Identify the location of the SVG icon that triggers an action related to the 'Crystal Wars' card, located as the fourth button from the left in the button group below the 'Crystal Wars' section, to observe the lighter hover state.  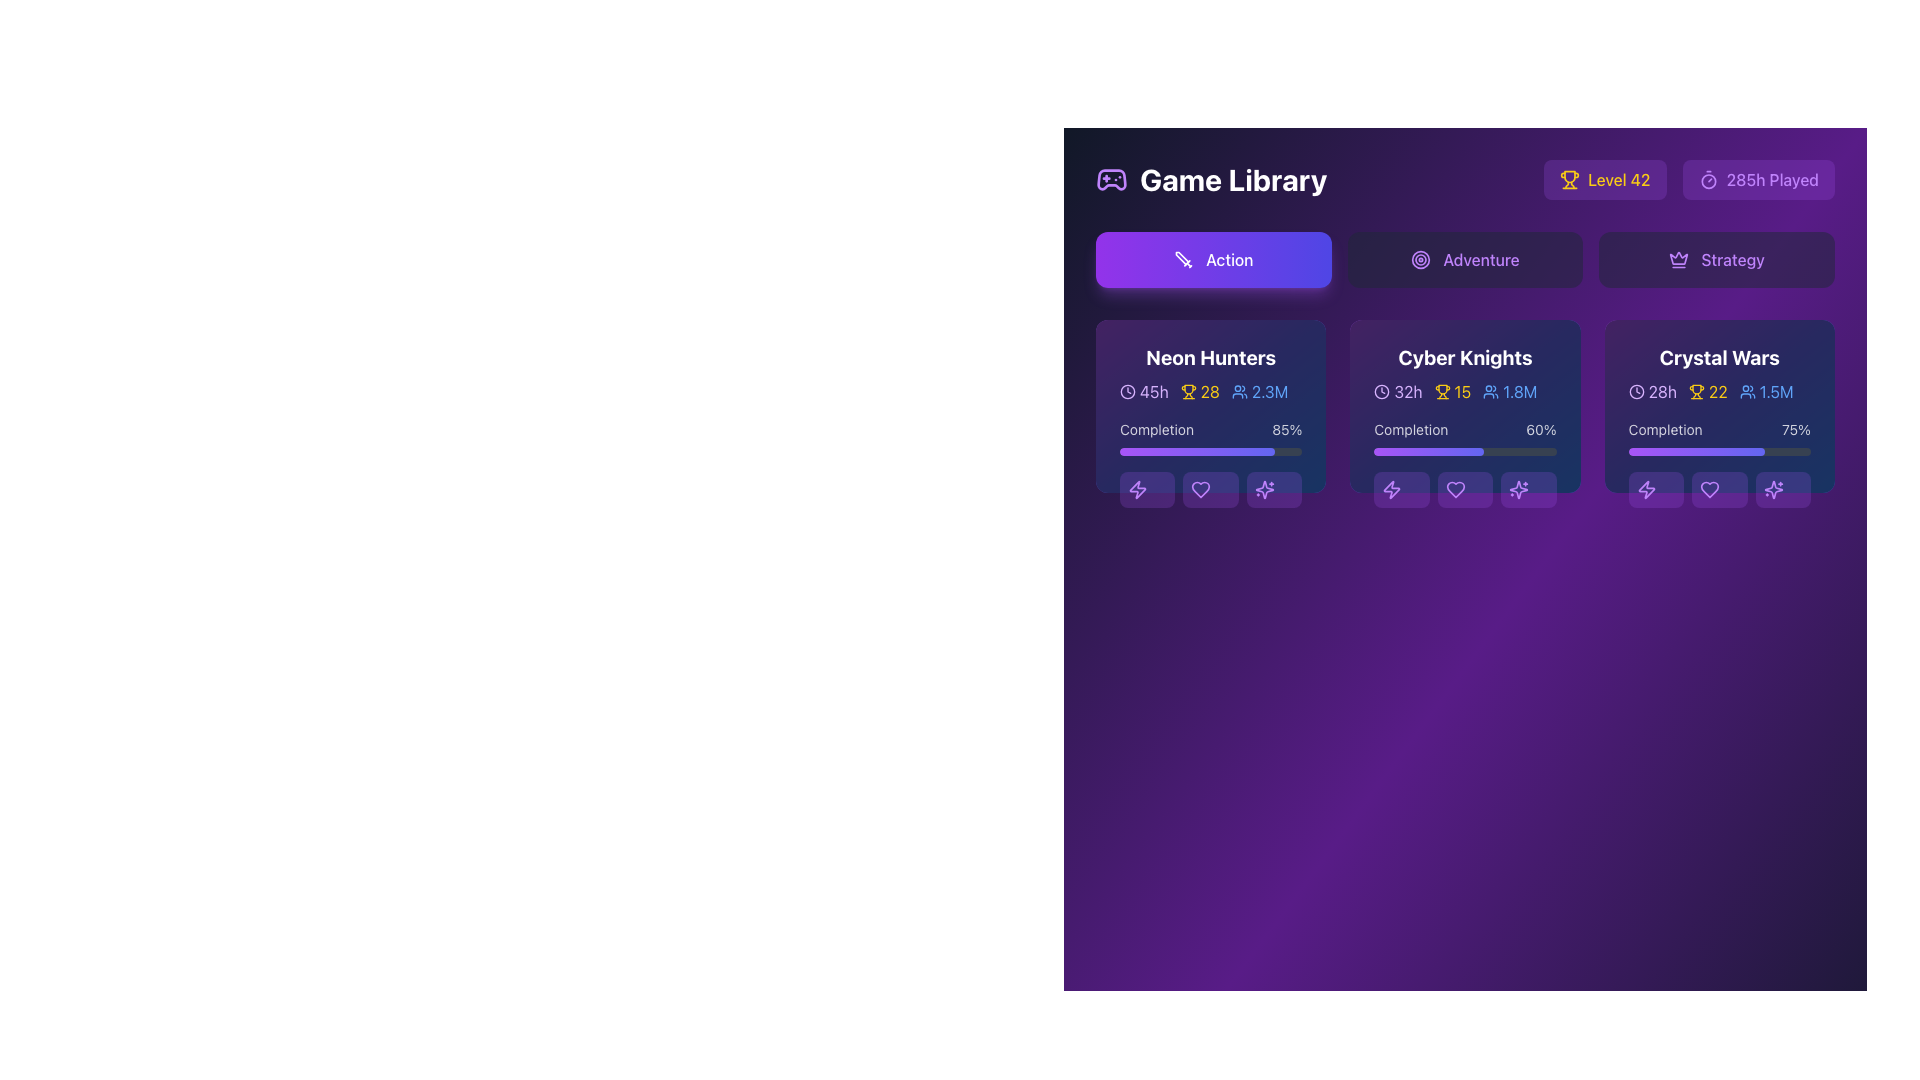
(1773, 489).